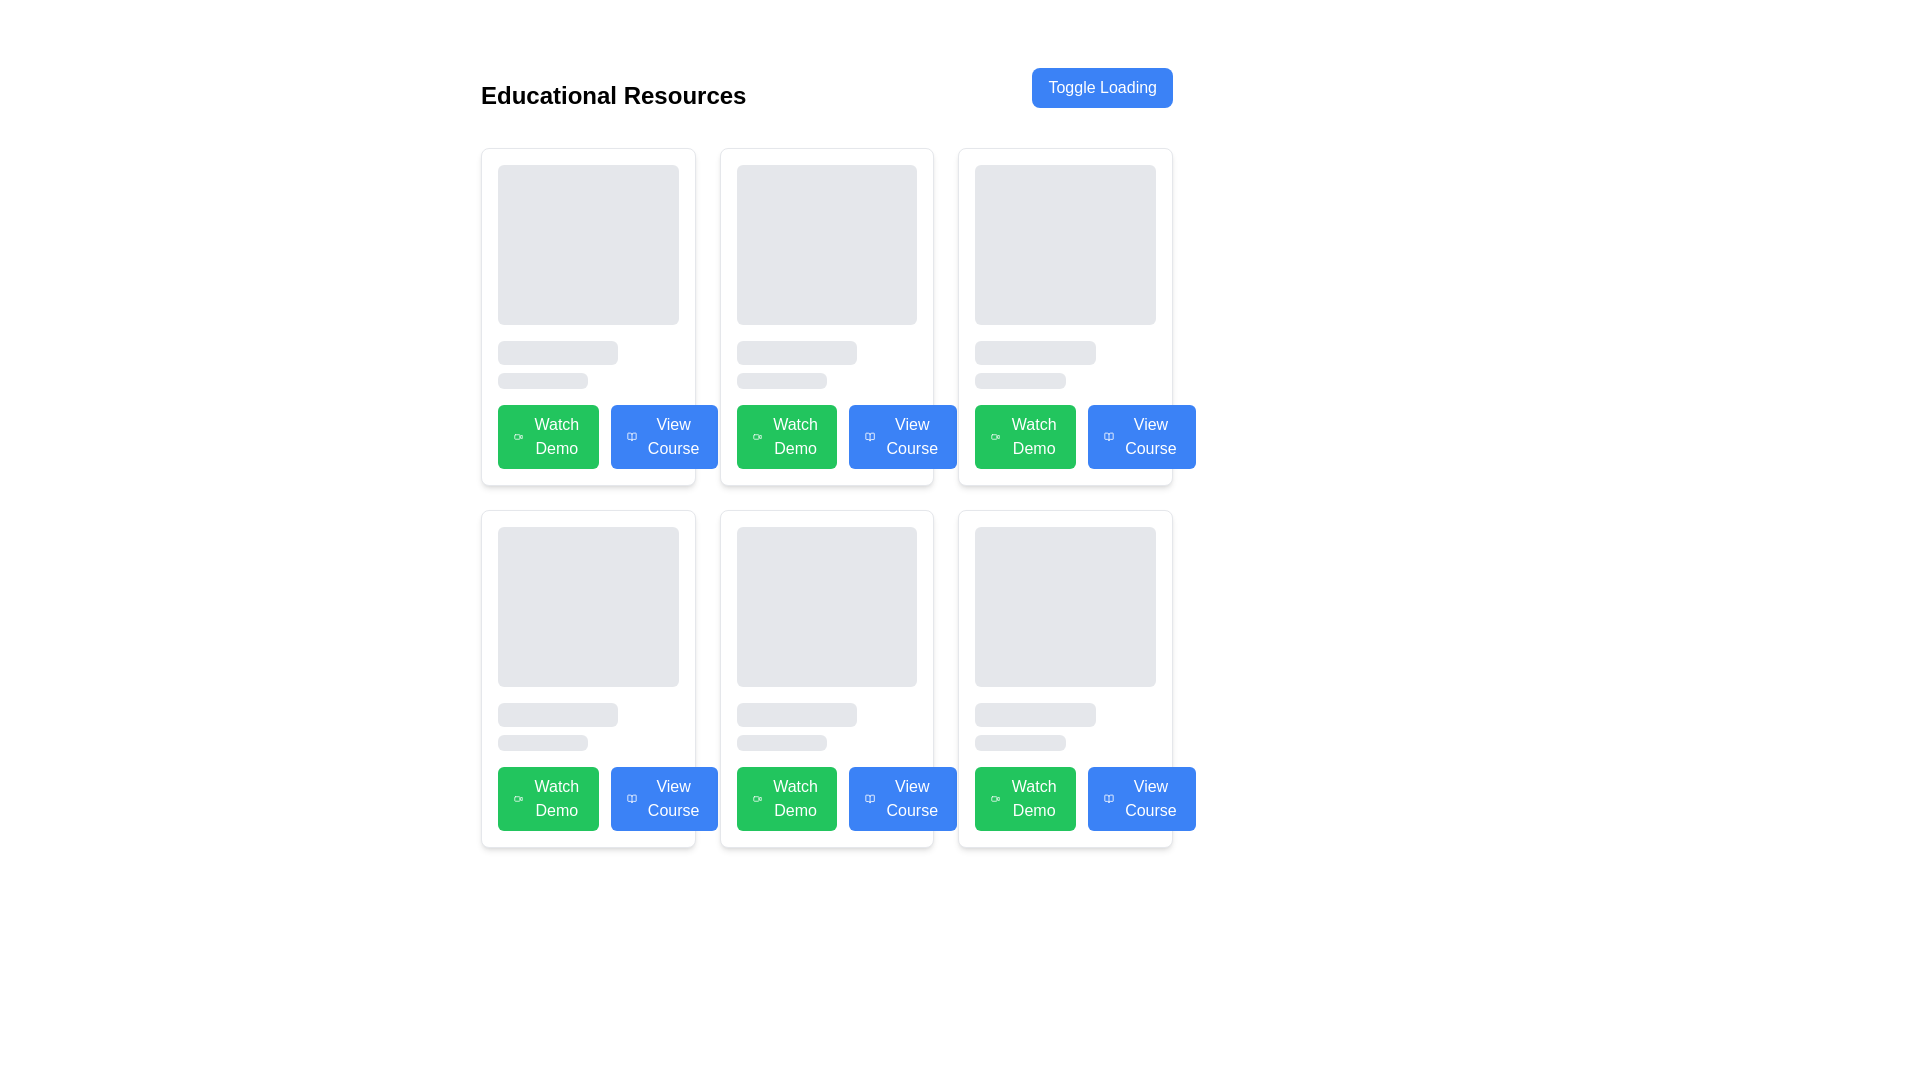  What do you see at coordinates (786, 435) in the screenshot?
I see `the green 'Watch Demo' button with a video icon` at bounding box center [786, 435].